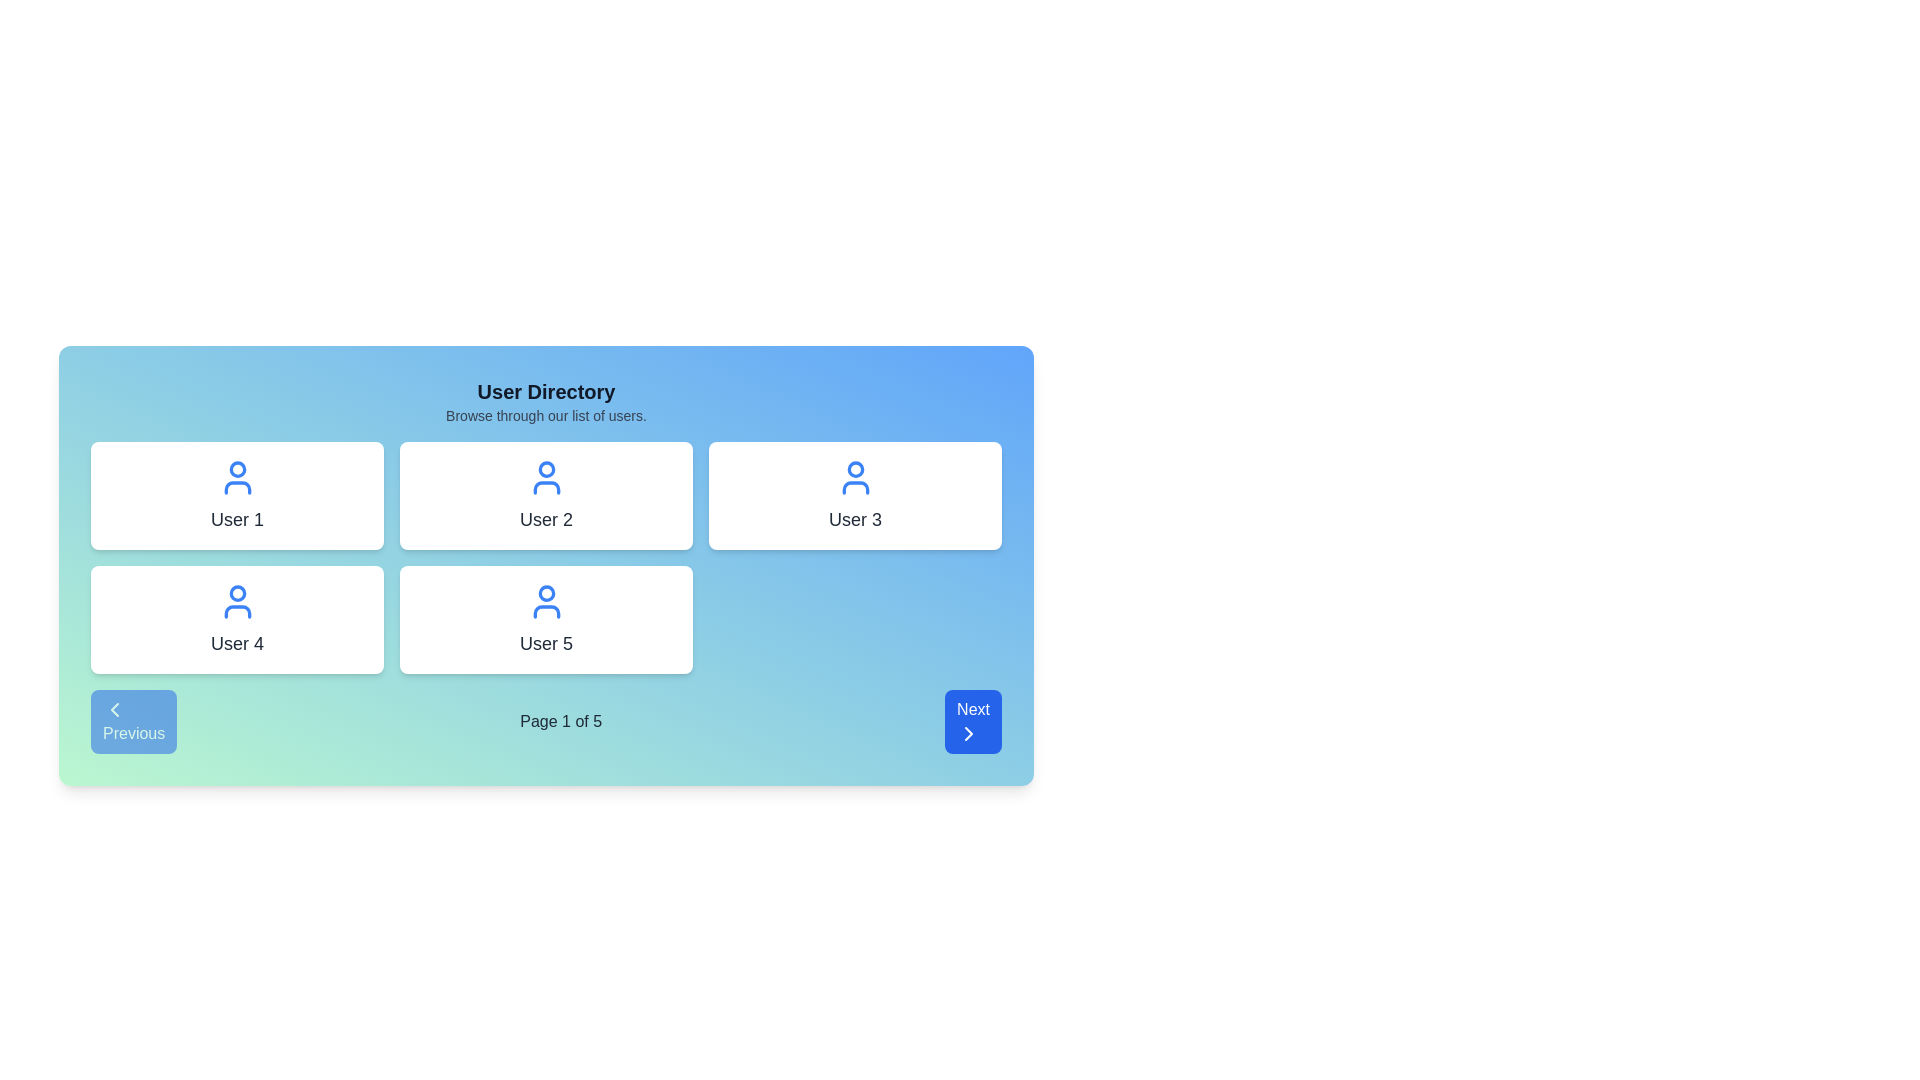 The height and width of the screenshot is (1080, 1920). What do you see at coordinates (237, 600) in the screenshot?
I see `the user icon located at the uppermost component of the 'User 4' card in the bottom-left part of the user grid` at bounding box center [237, 600].